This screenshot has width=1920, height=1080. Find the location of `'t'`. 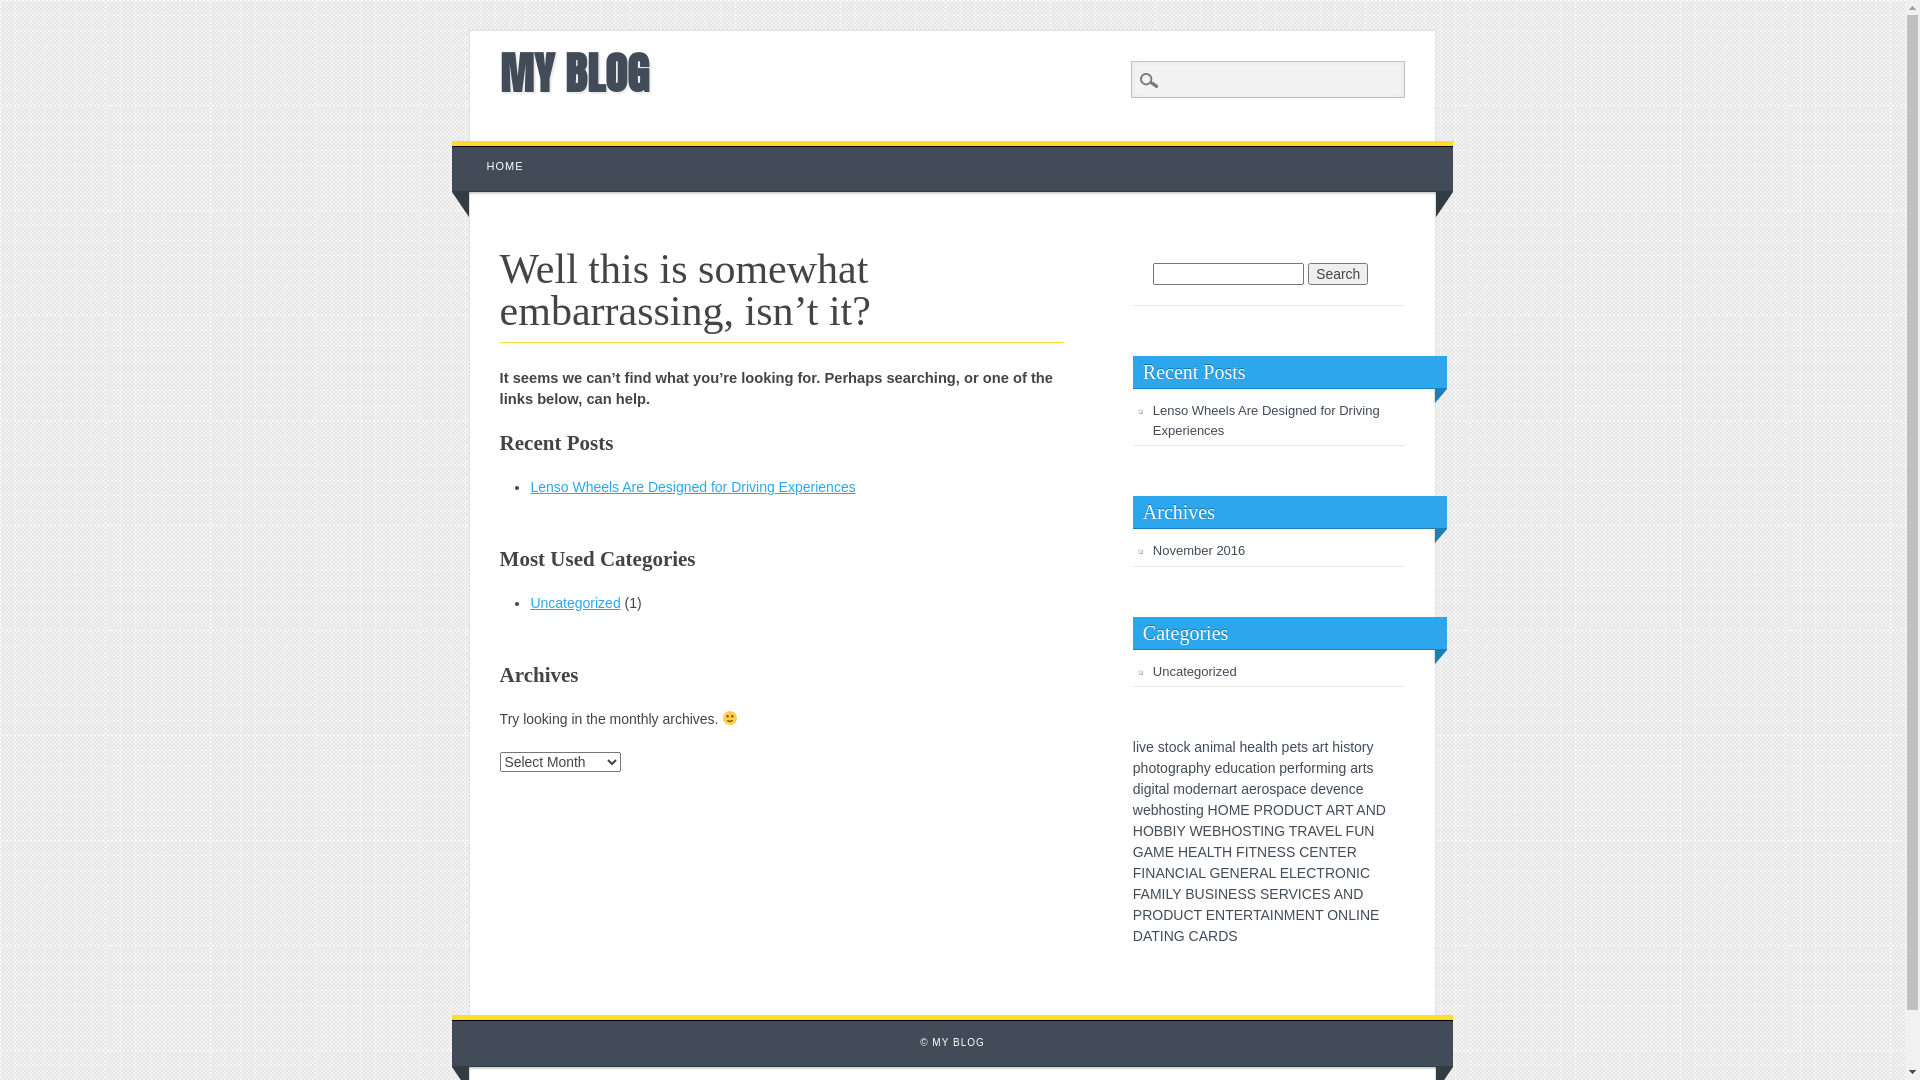

't' is located at coordinates (1233, 788).